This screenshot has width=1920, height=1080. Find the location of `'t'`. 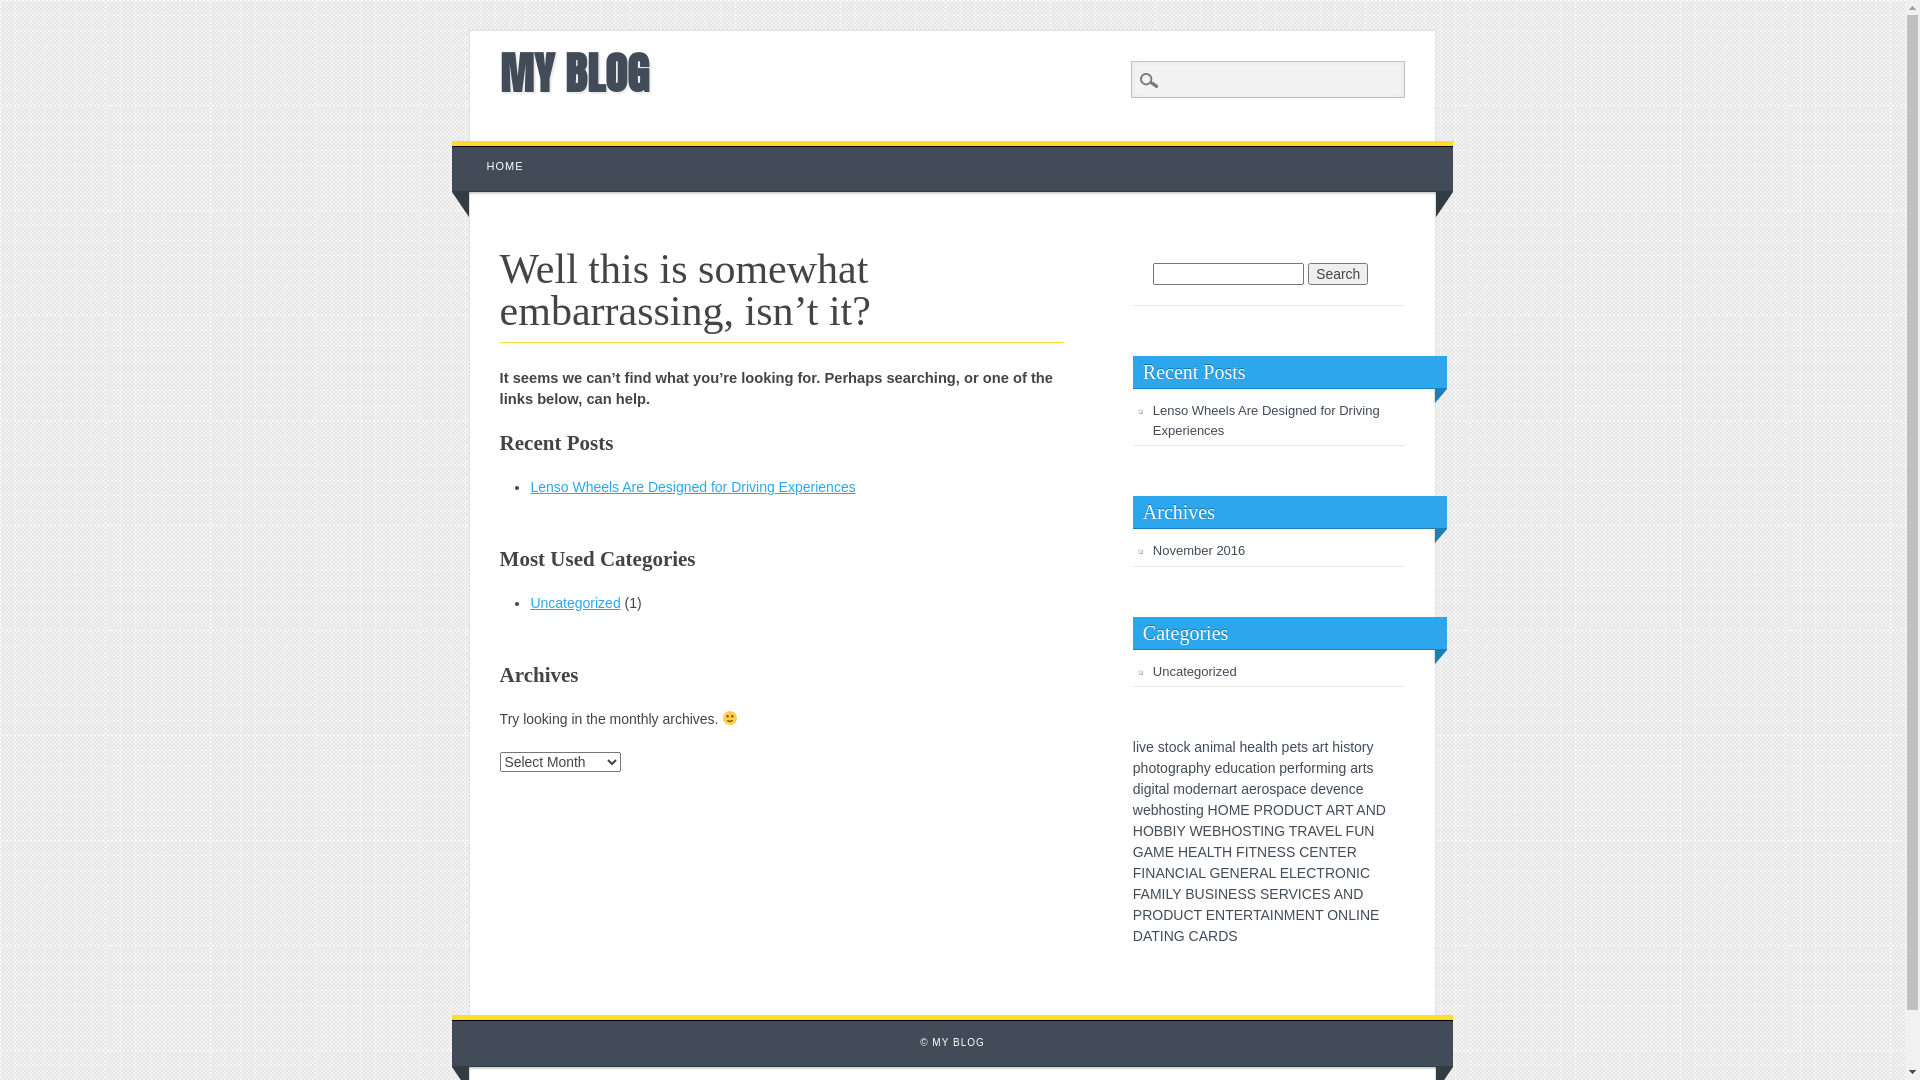

't' is located at coordinates (1233, 788).